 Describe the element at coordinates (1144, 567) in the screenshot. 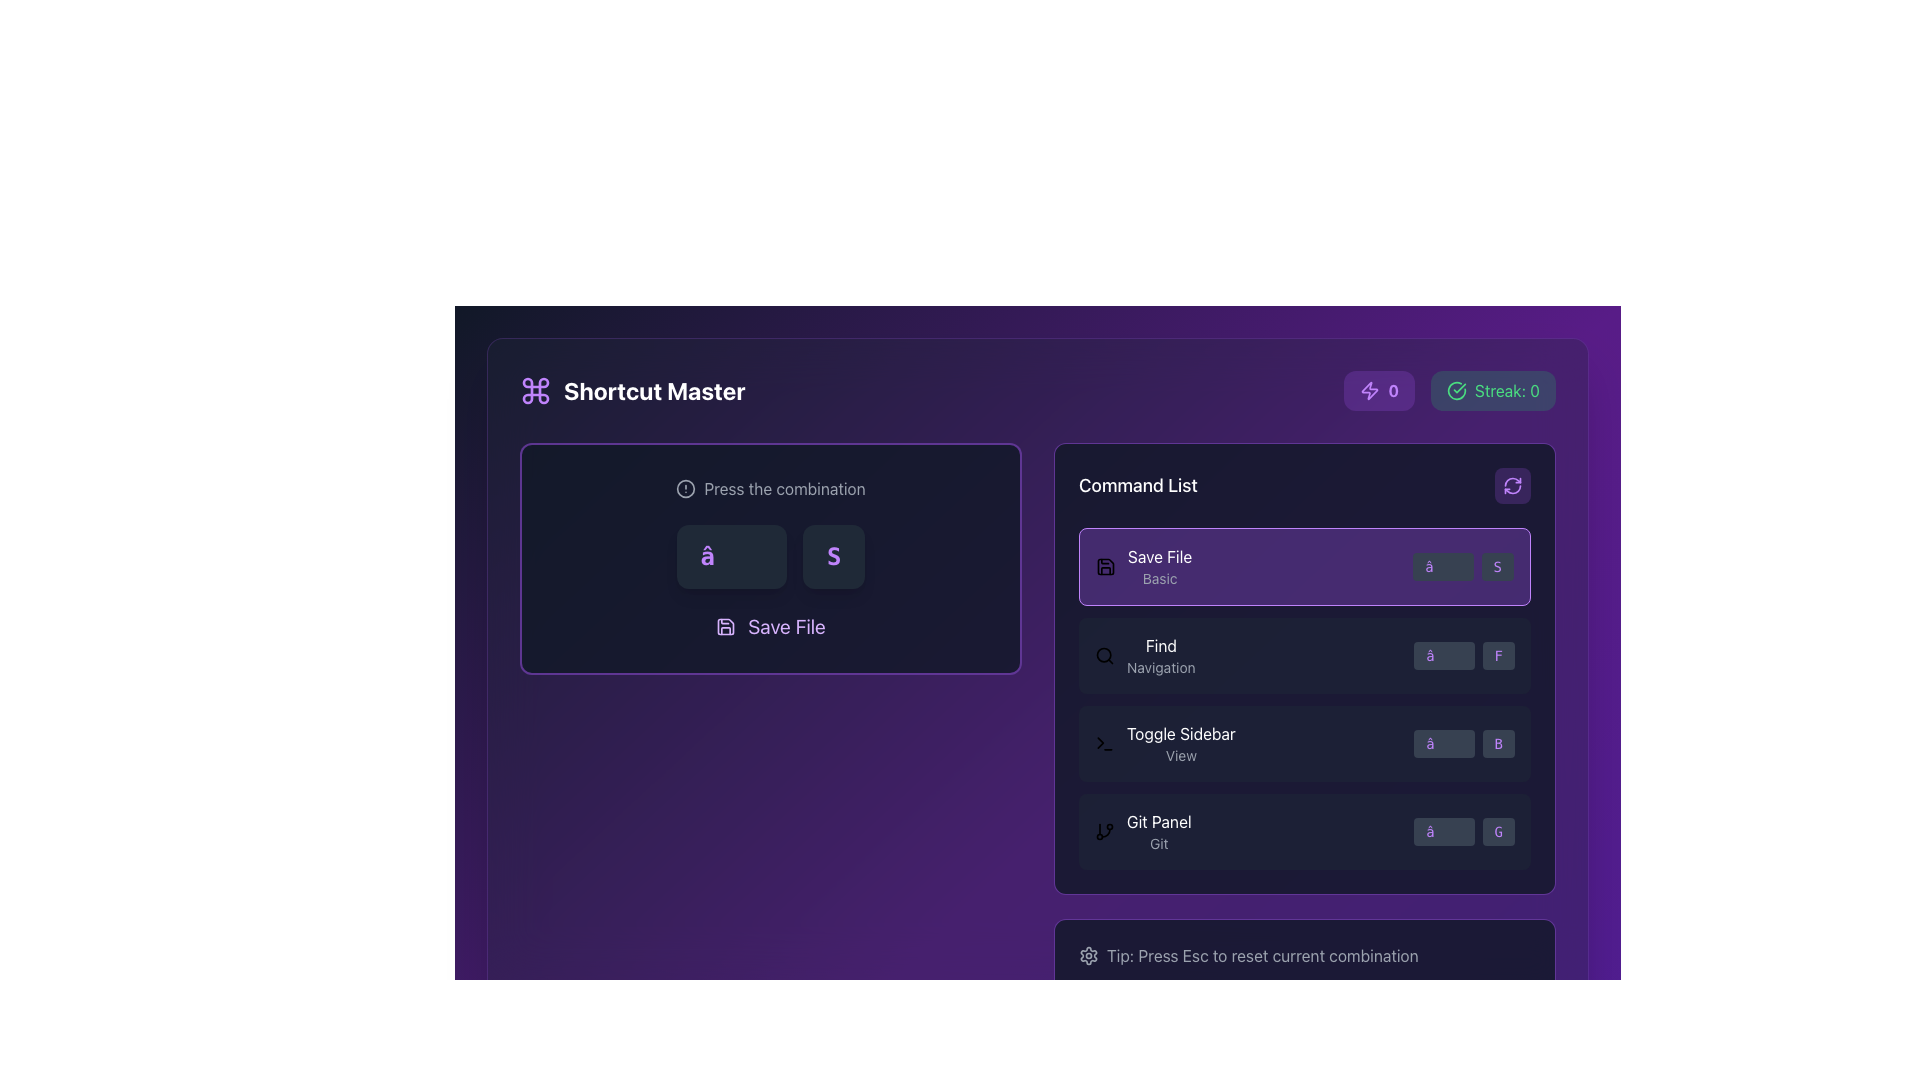

I see `the 'Save File' button element, which features an icon resembling a floppy disk and the text 'Save File' in white, located in the 'Command List' section` at that location.